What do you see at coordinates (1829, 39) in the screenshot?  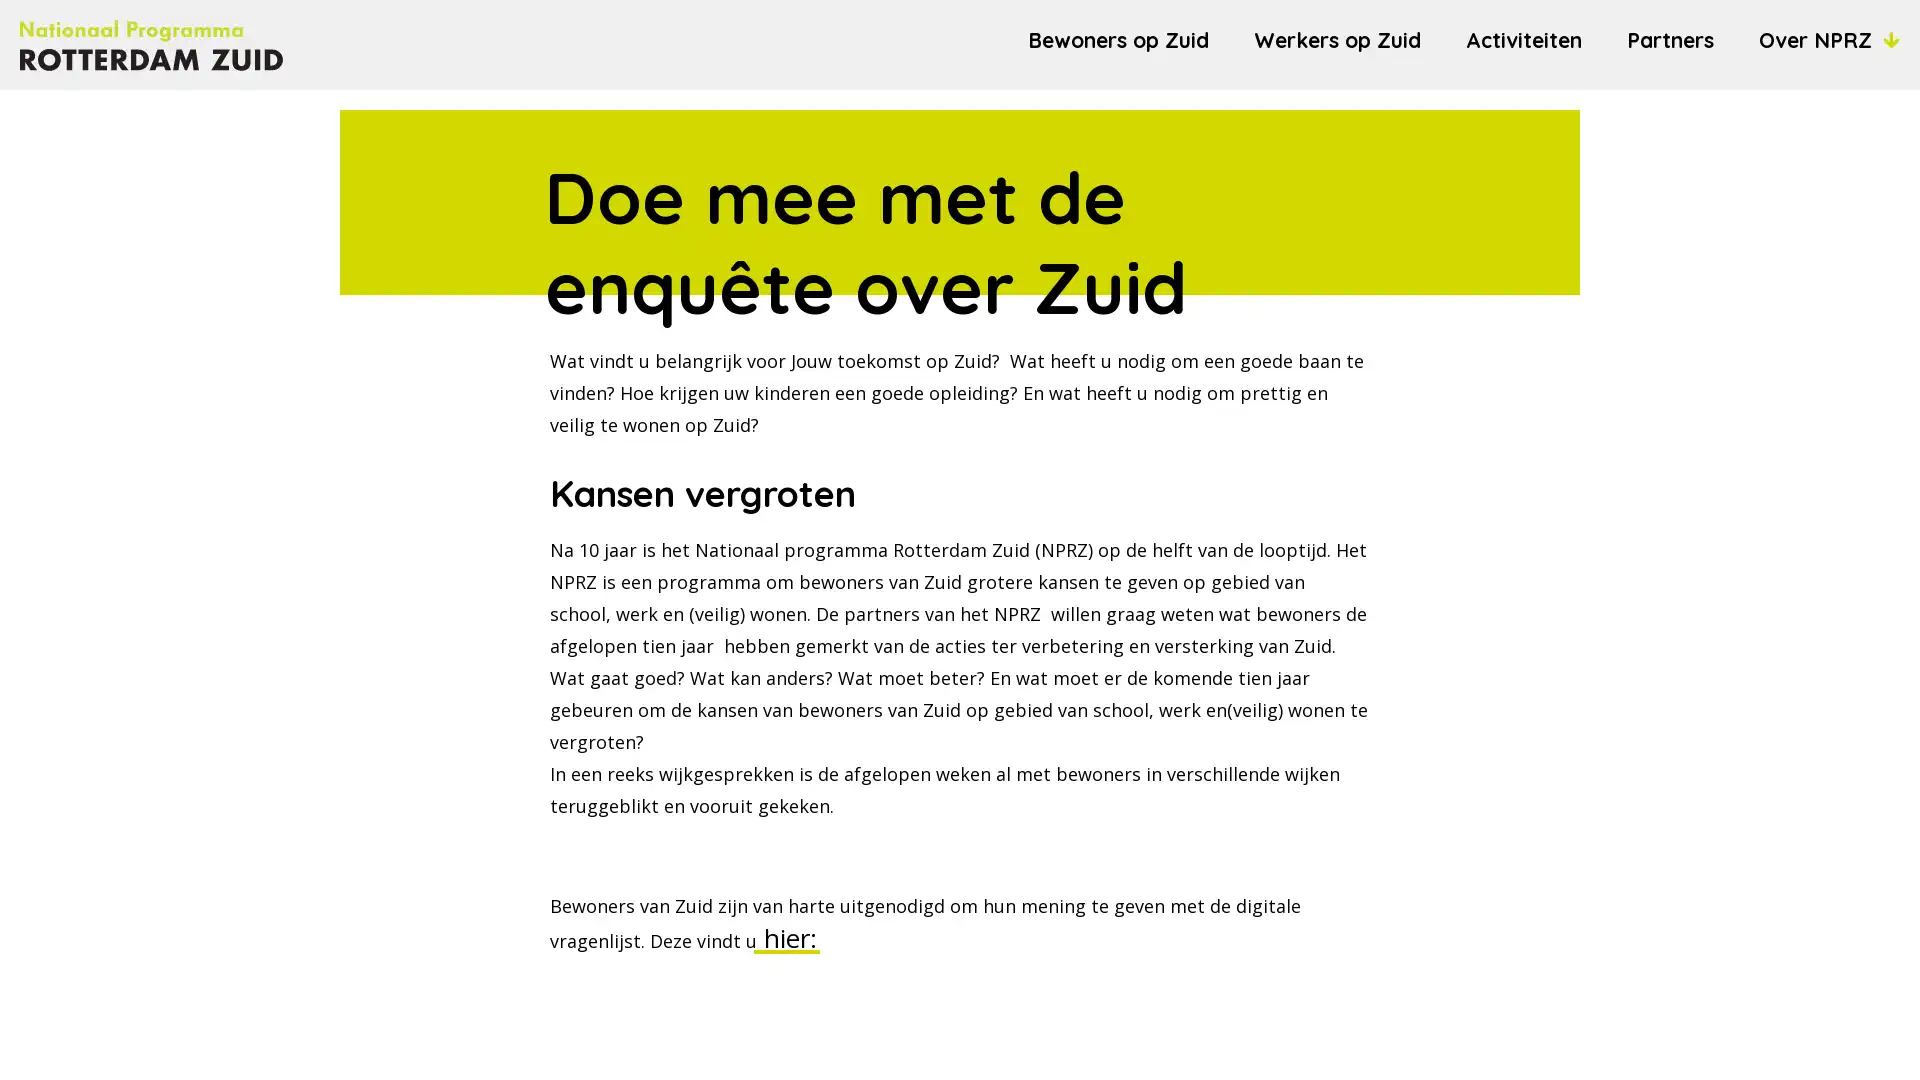 I see `Over NPRZ` at bounding box center [1829, 39].